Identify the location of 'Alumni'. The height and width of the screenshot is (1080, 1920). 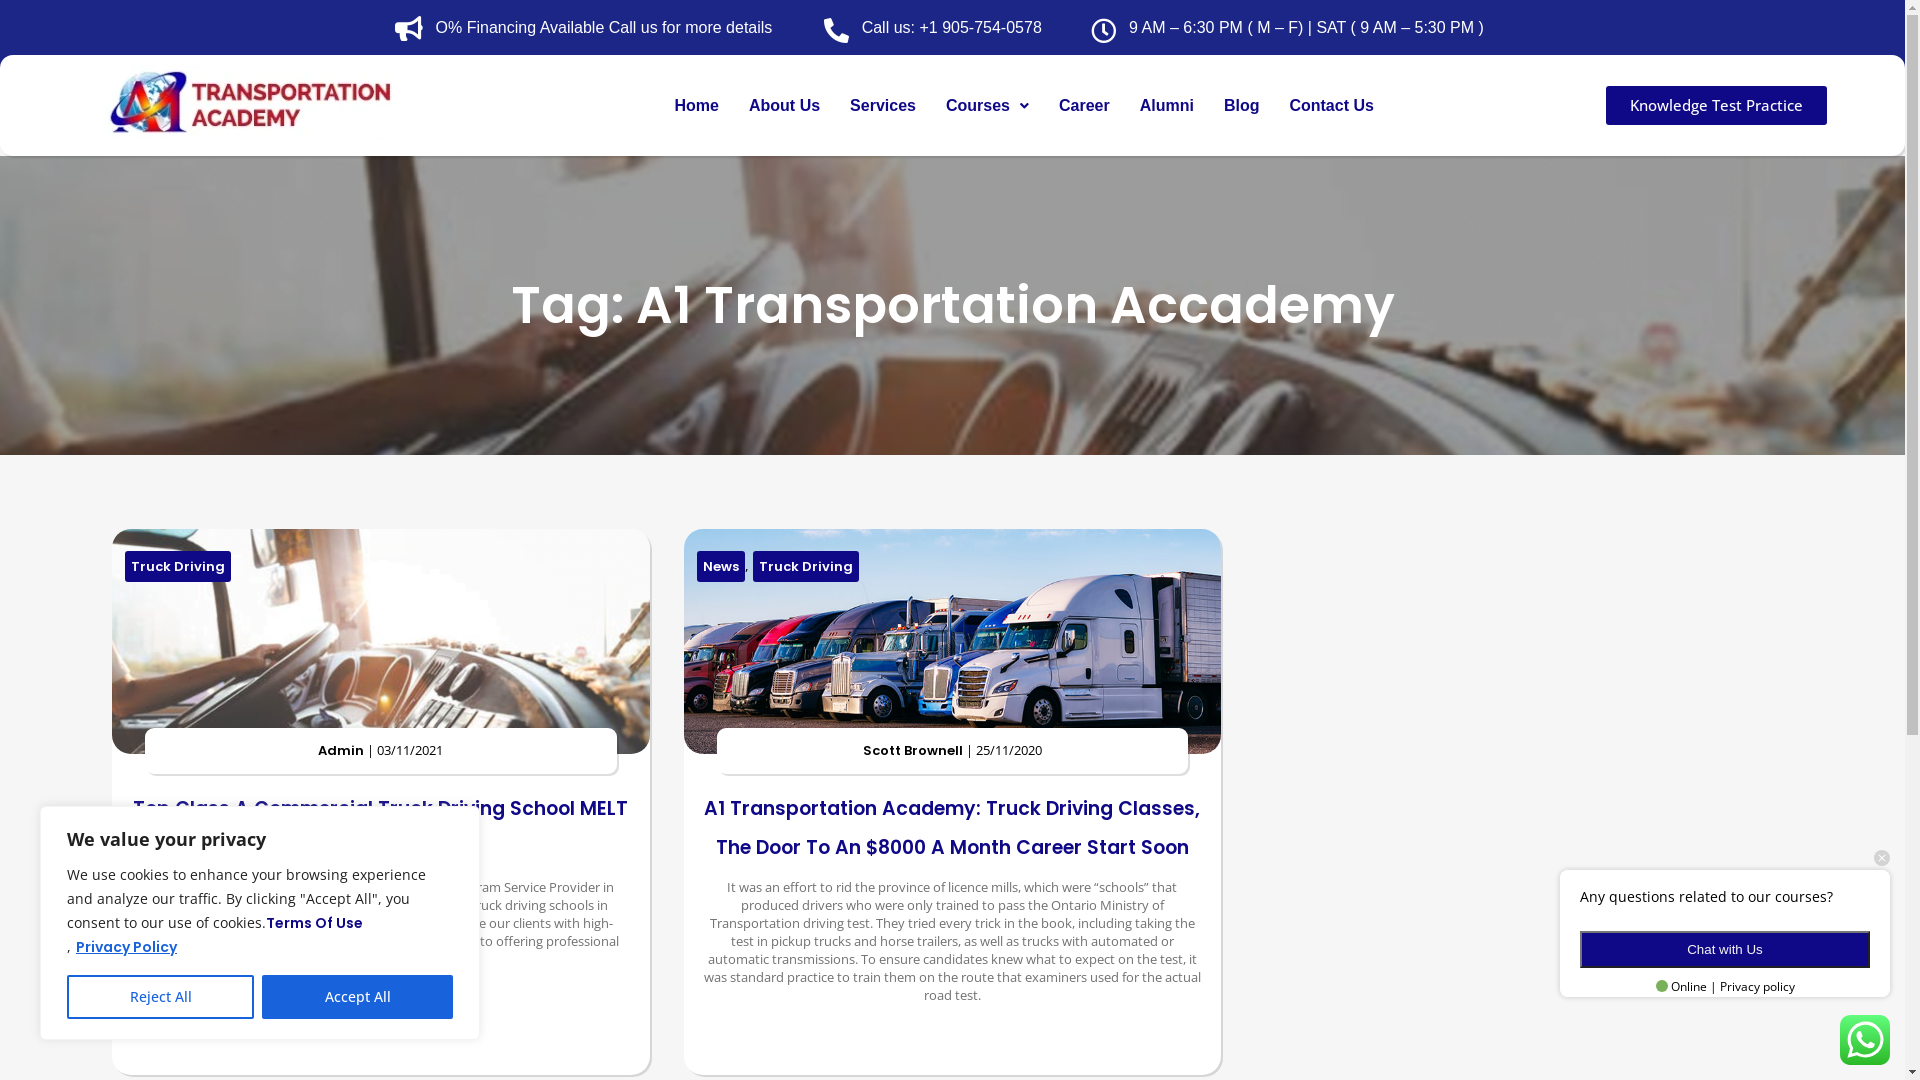
(1166, 104).